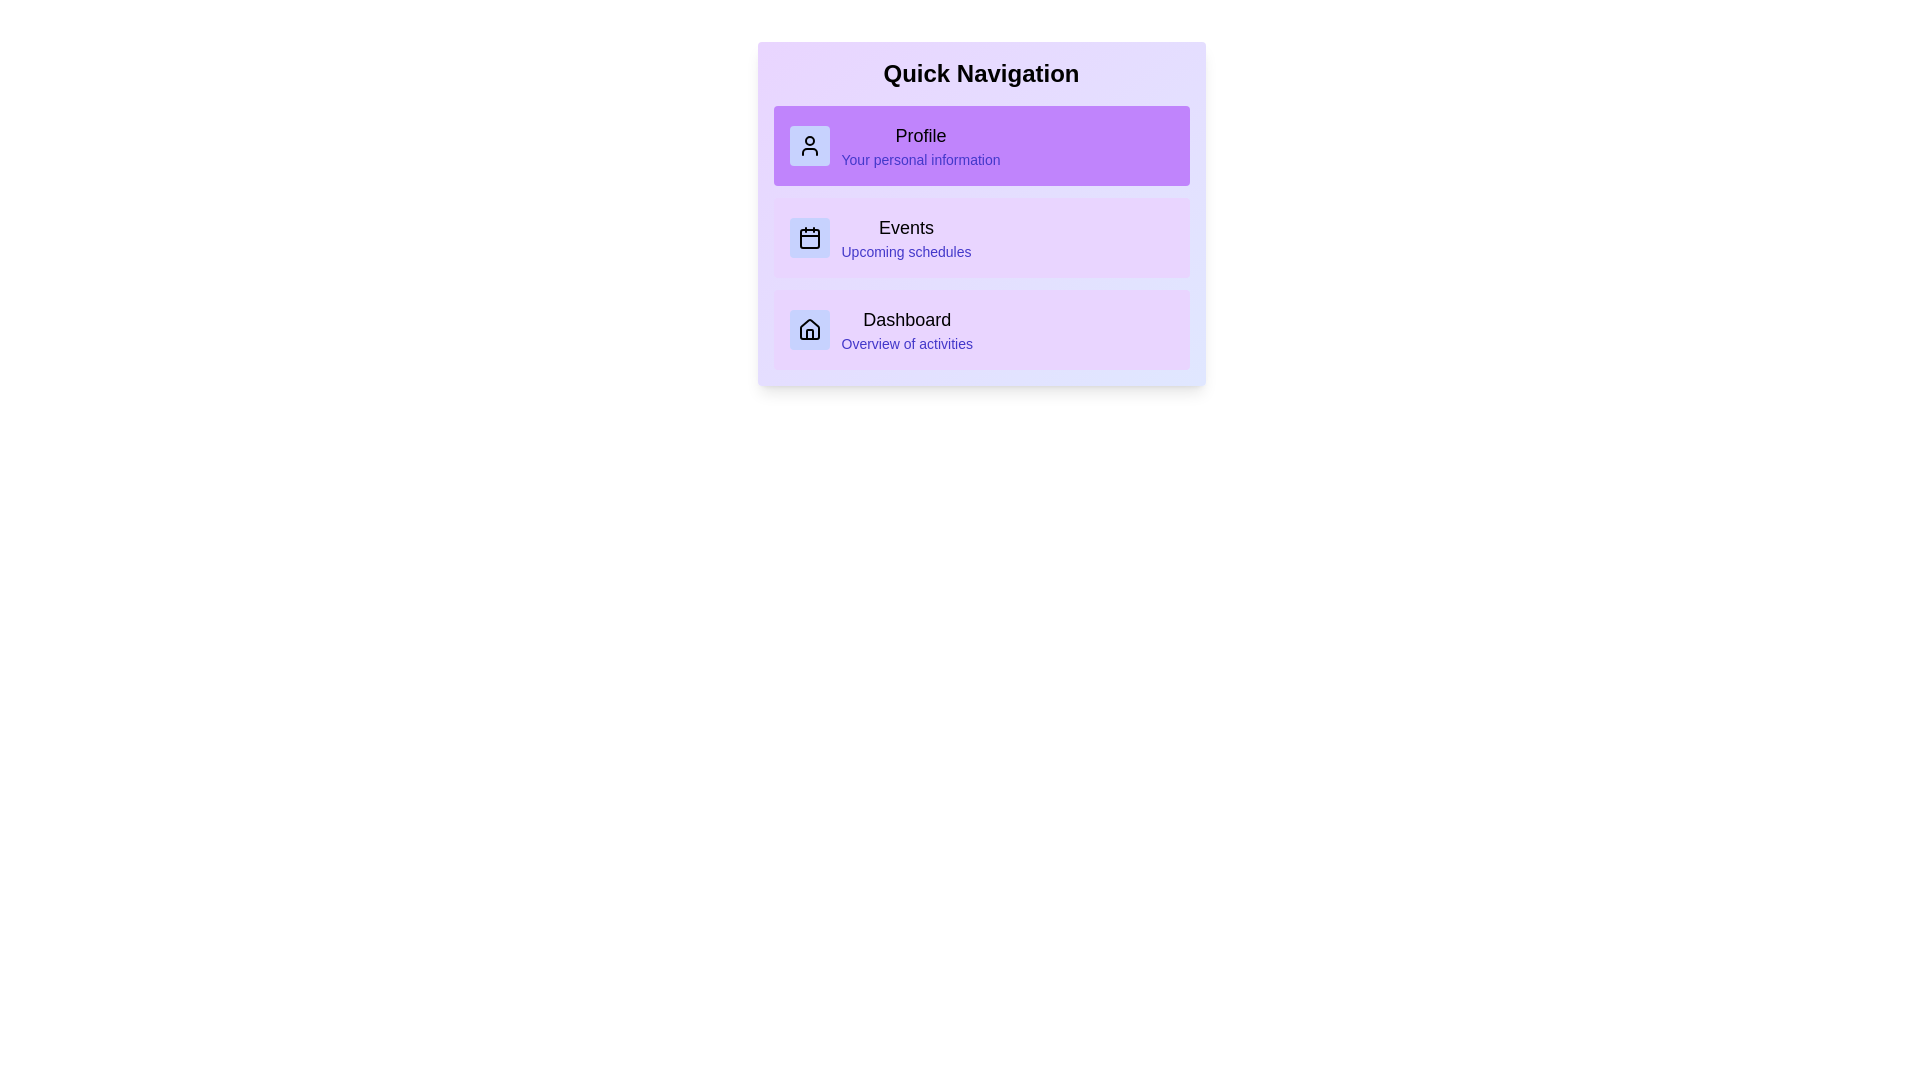 The width and height of the screenshot is (1920, 1080). Describe the element at coordinates (981, 237) in the screenshot. I see `the menu item corresponding to Events` at that location.